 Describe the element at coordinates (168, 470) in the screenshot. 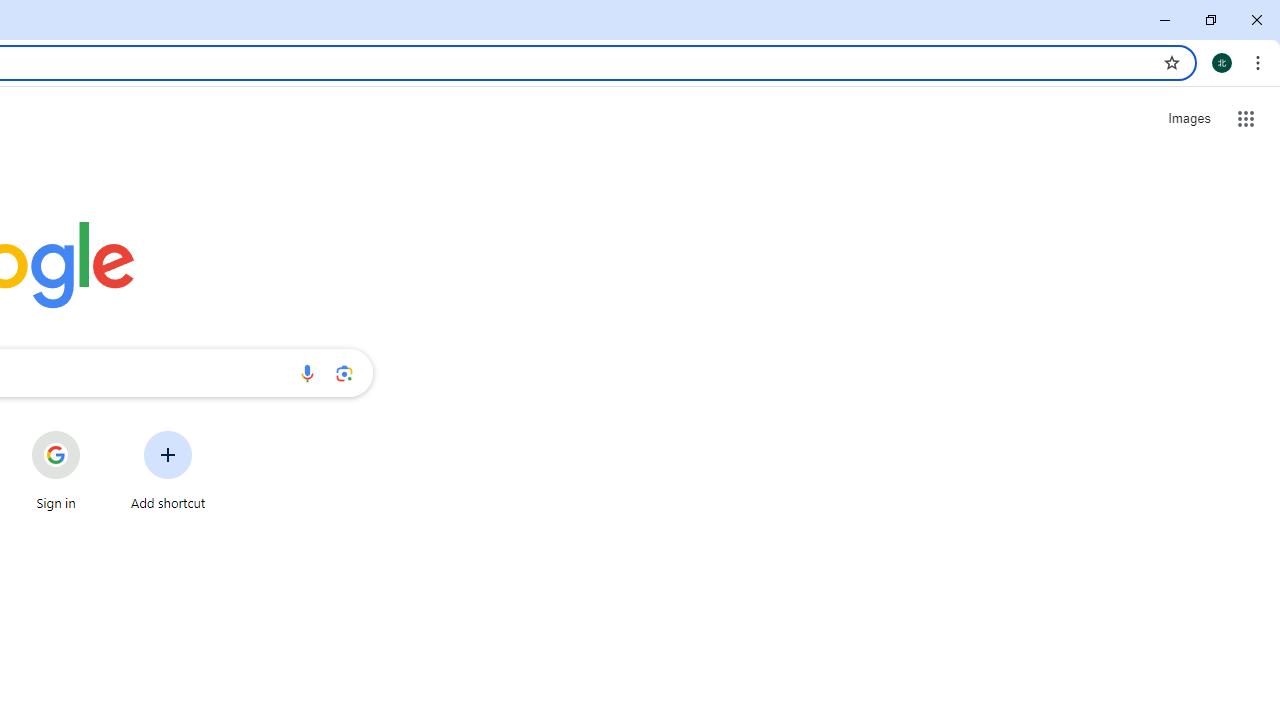

I see `'Add shortcut'` at that location.